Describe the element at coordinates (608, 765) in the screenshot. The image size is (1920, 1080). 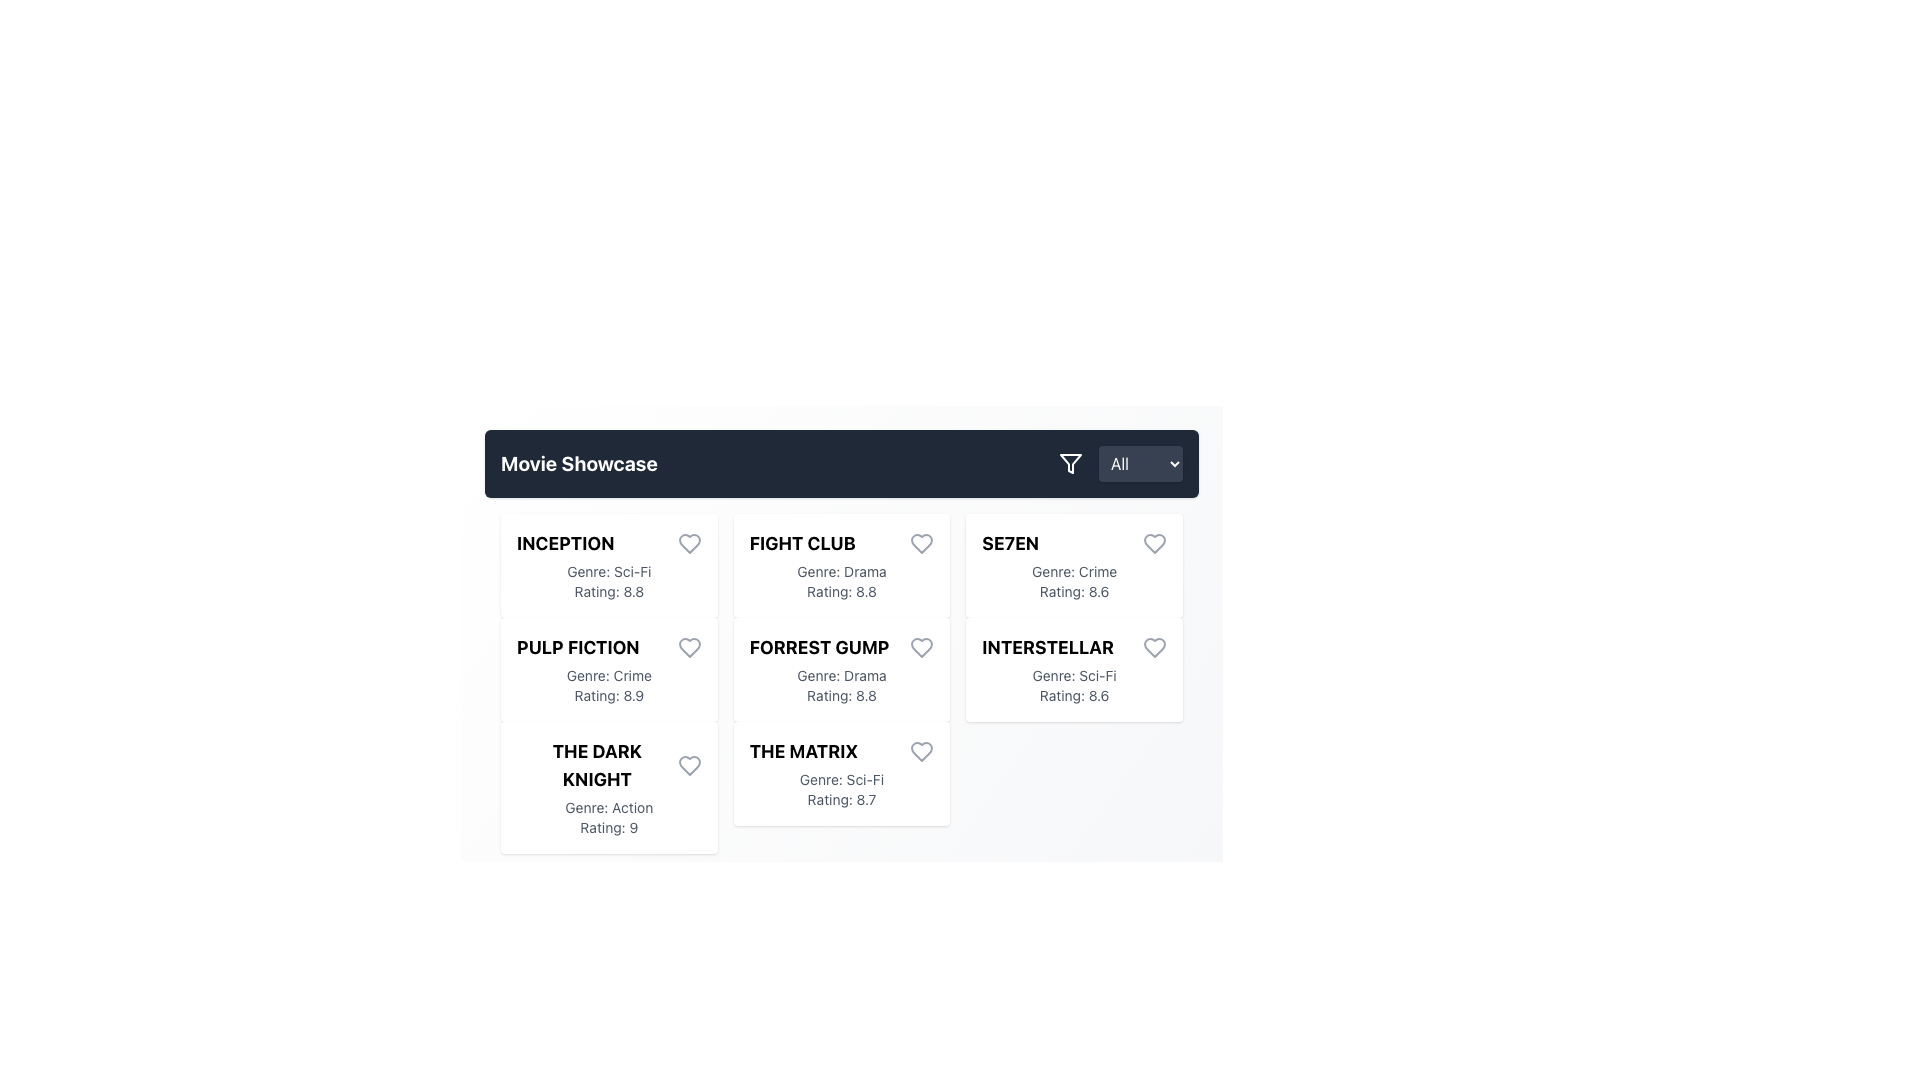
I see `the text label displaying 'THE DARK KNIGHT' in bold, uppercase letters, which is located at the top of the third card in the movie display grid` at that location.